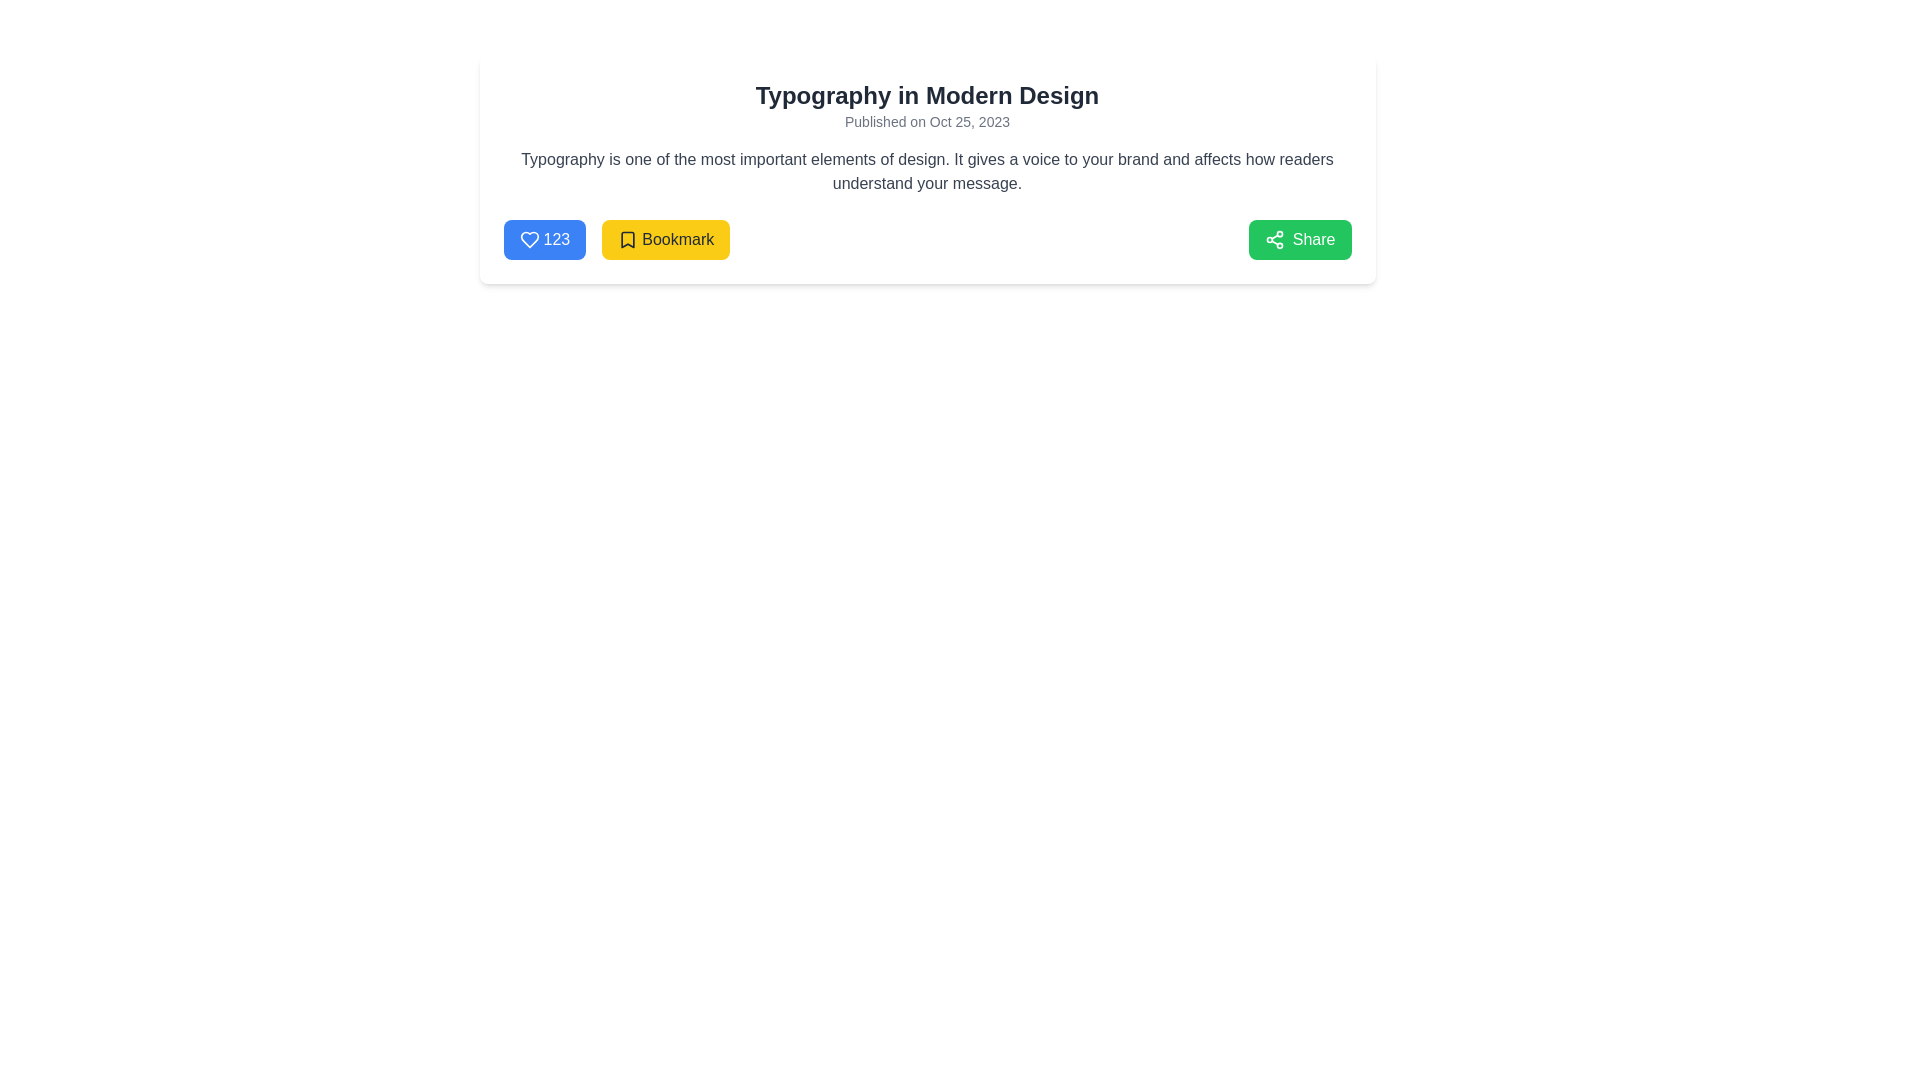 The width and height of the screenshot is (1920, 1080). Describe the element at coordinates (627, 238) in the screenshot. I see `the bookmark-shaped icon with a vibrant yellow background located in the toolbar below the title 'Typography in Modern Design'` at that location.